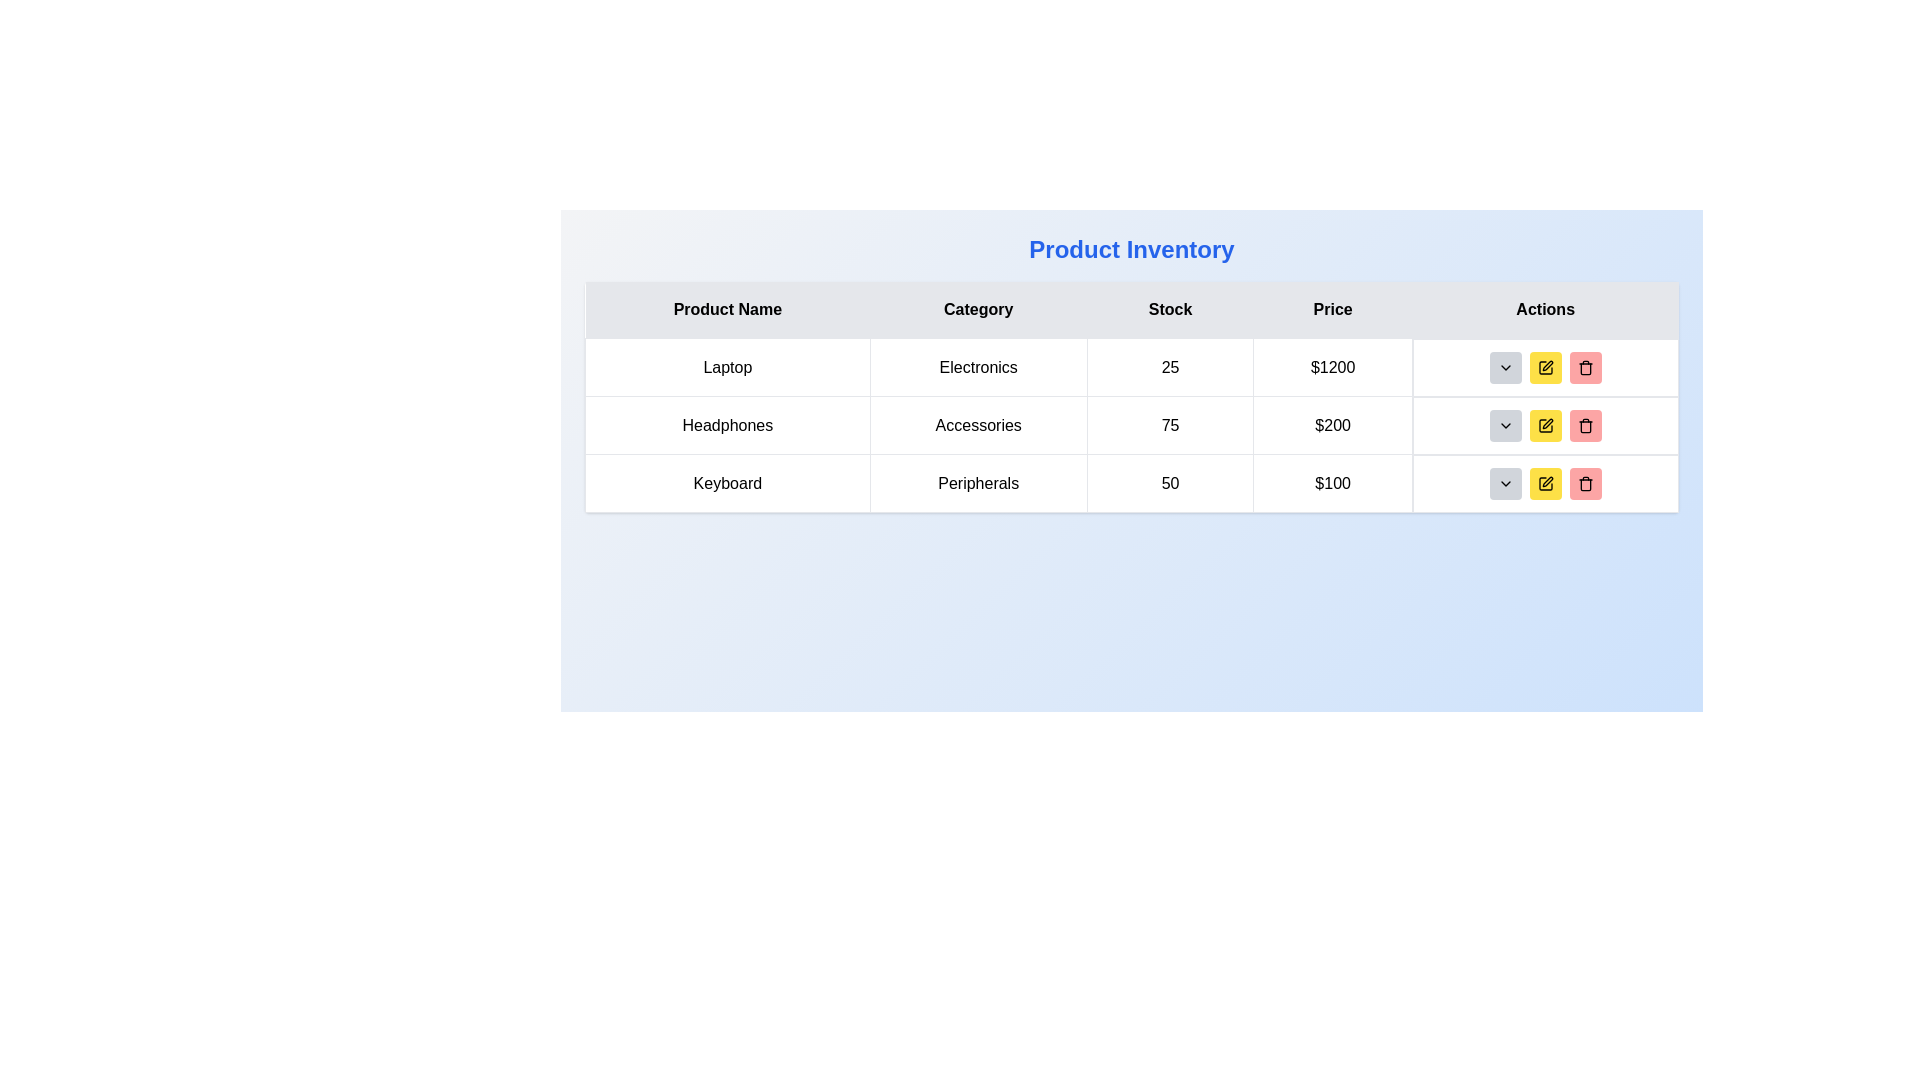 The height and width of the screenshot is (1080, 1920). What do you see at coordinates (978, 483) in the screenshot?
I see `the 'Category' text label in the third row of the table, which indicates the type of product listed` at bounding box center [978, 483].